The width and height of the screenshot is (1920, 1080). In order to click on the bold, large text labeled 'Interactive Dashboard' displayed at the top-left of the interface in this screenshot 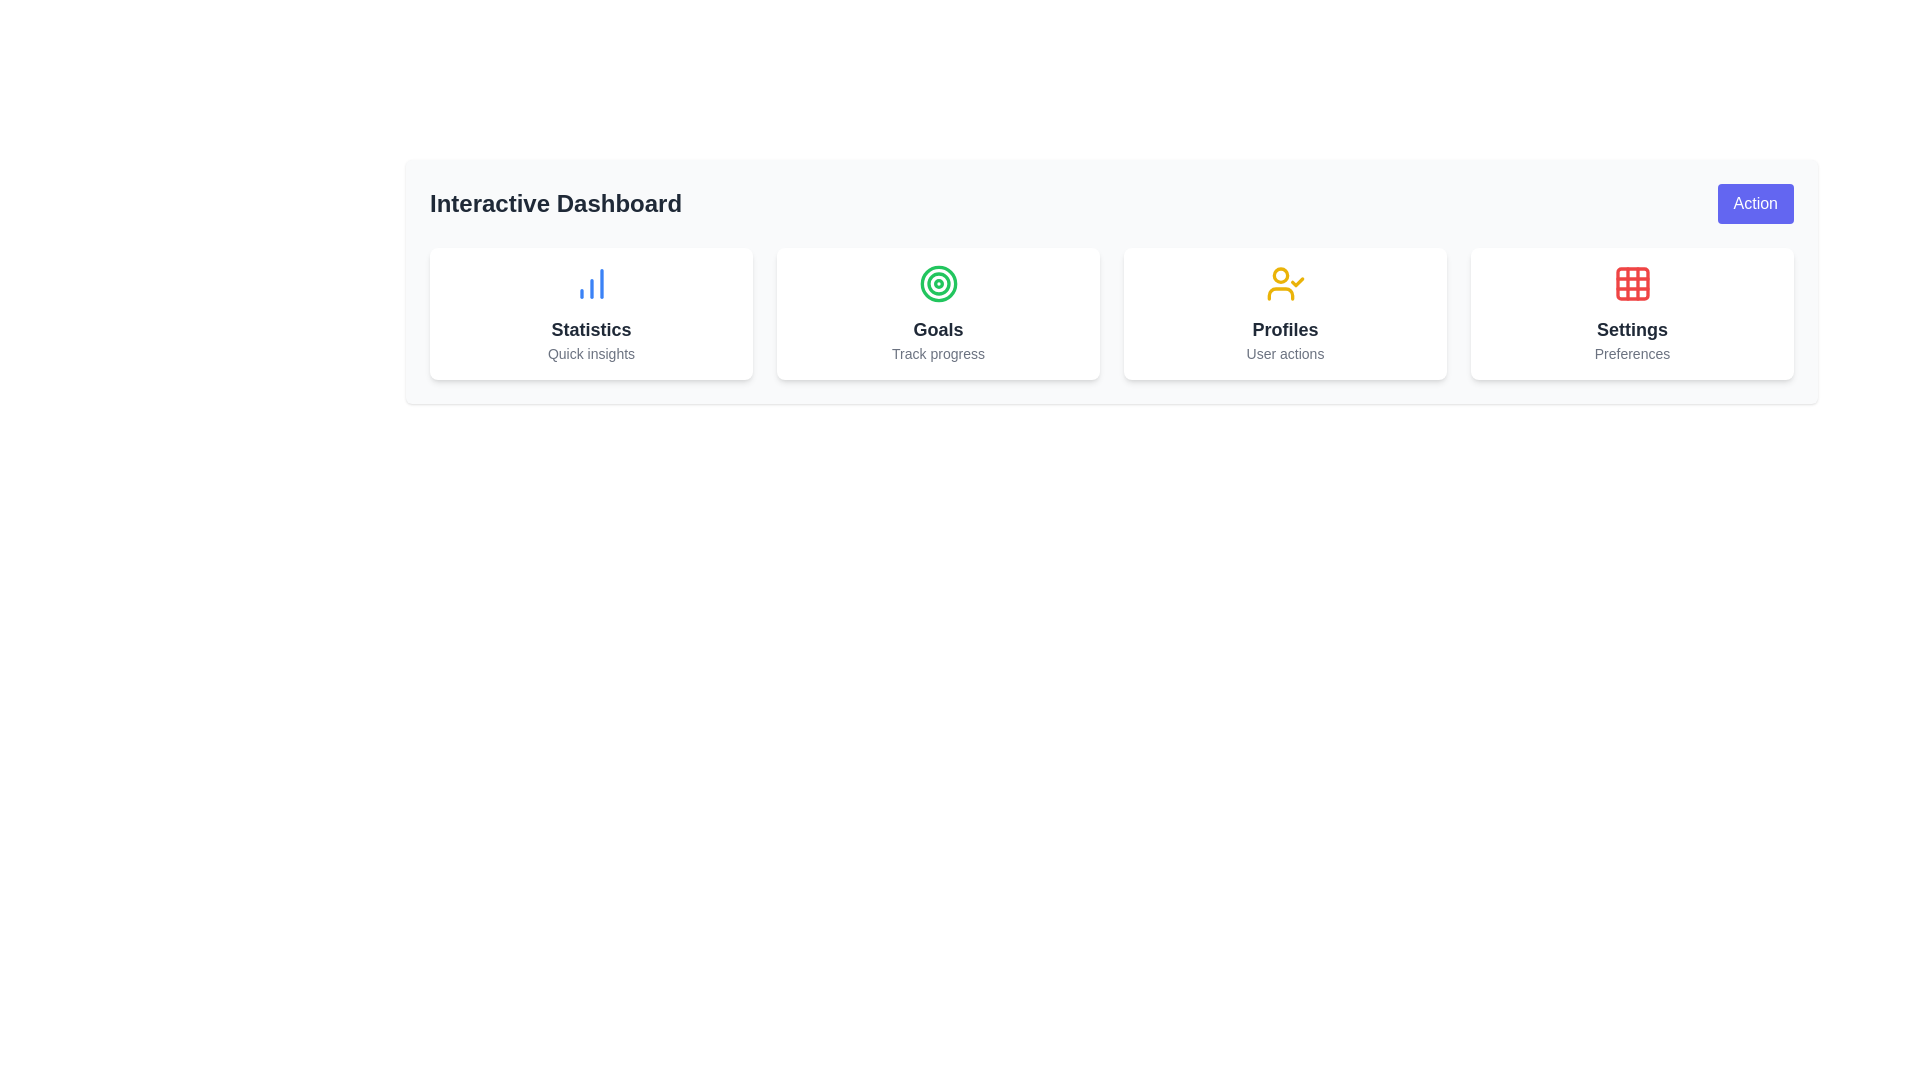, I will do `click(556, 204)`.